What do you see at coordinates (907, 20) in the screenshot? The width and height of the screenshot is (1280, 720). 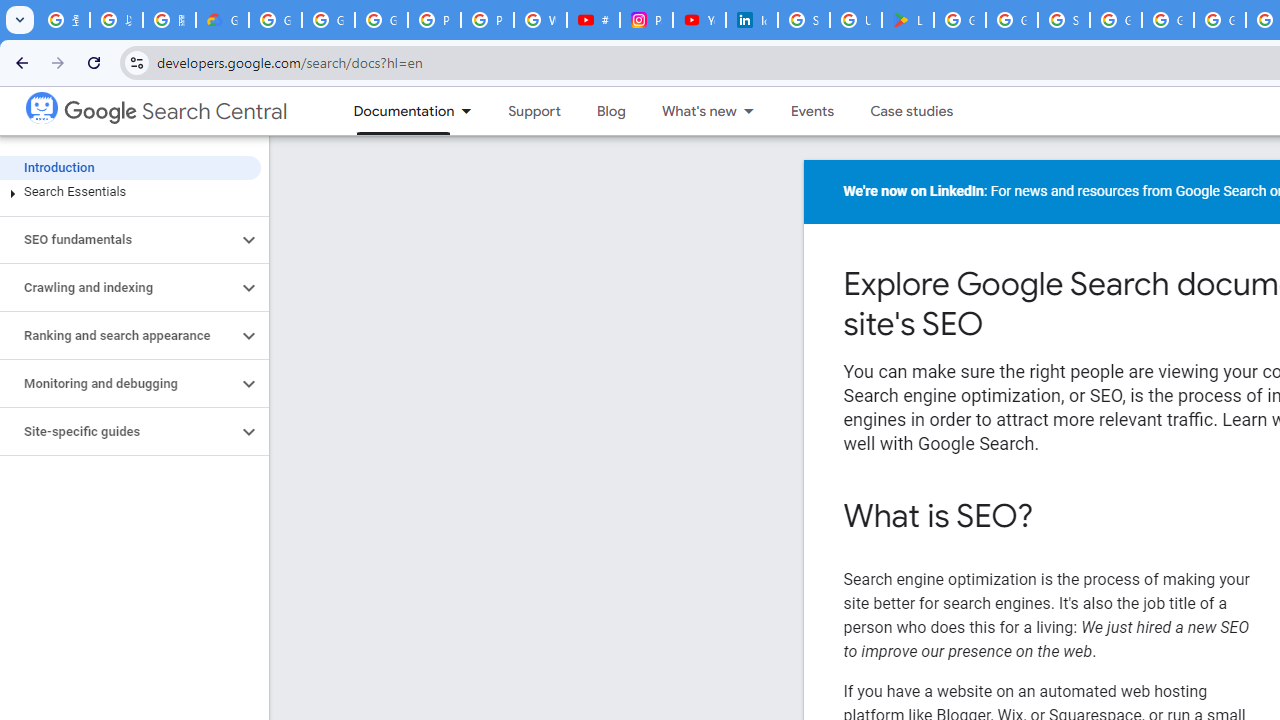 I see `'Last Shelter: Survival - Apps on Google Play'` at bounding box center [907, 20].